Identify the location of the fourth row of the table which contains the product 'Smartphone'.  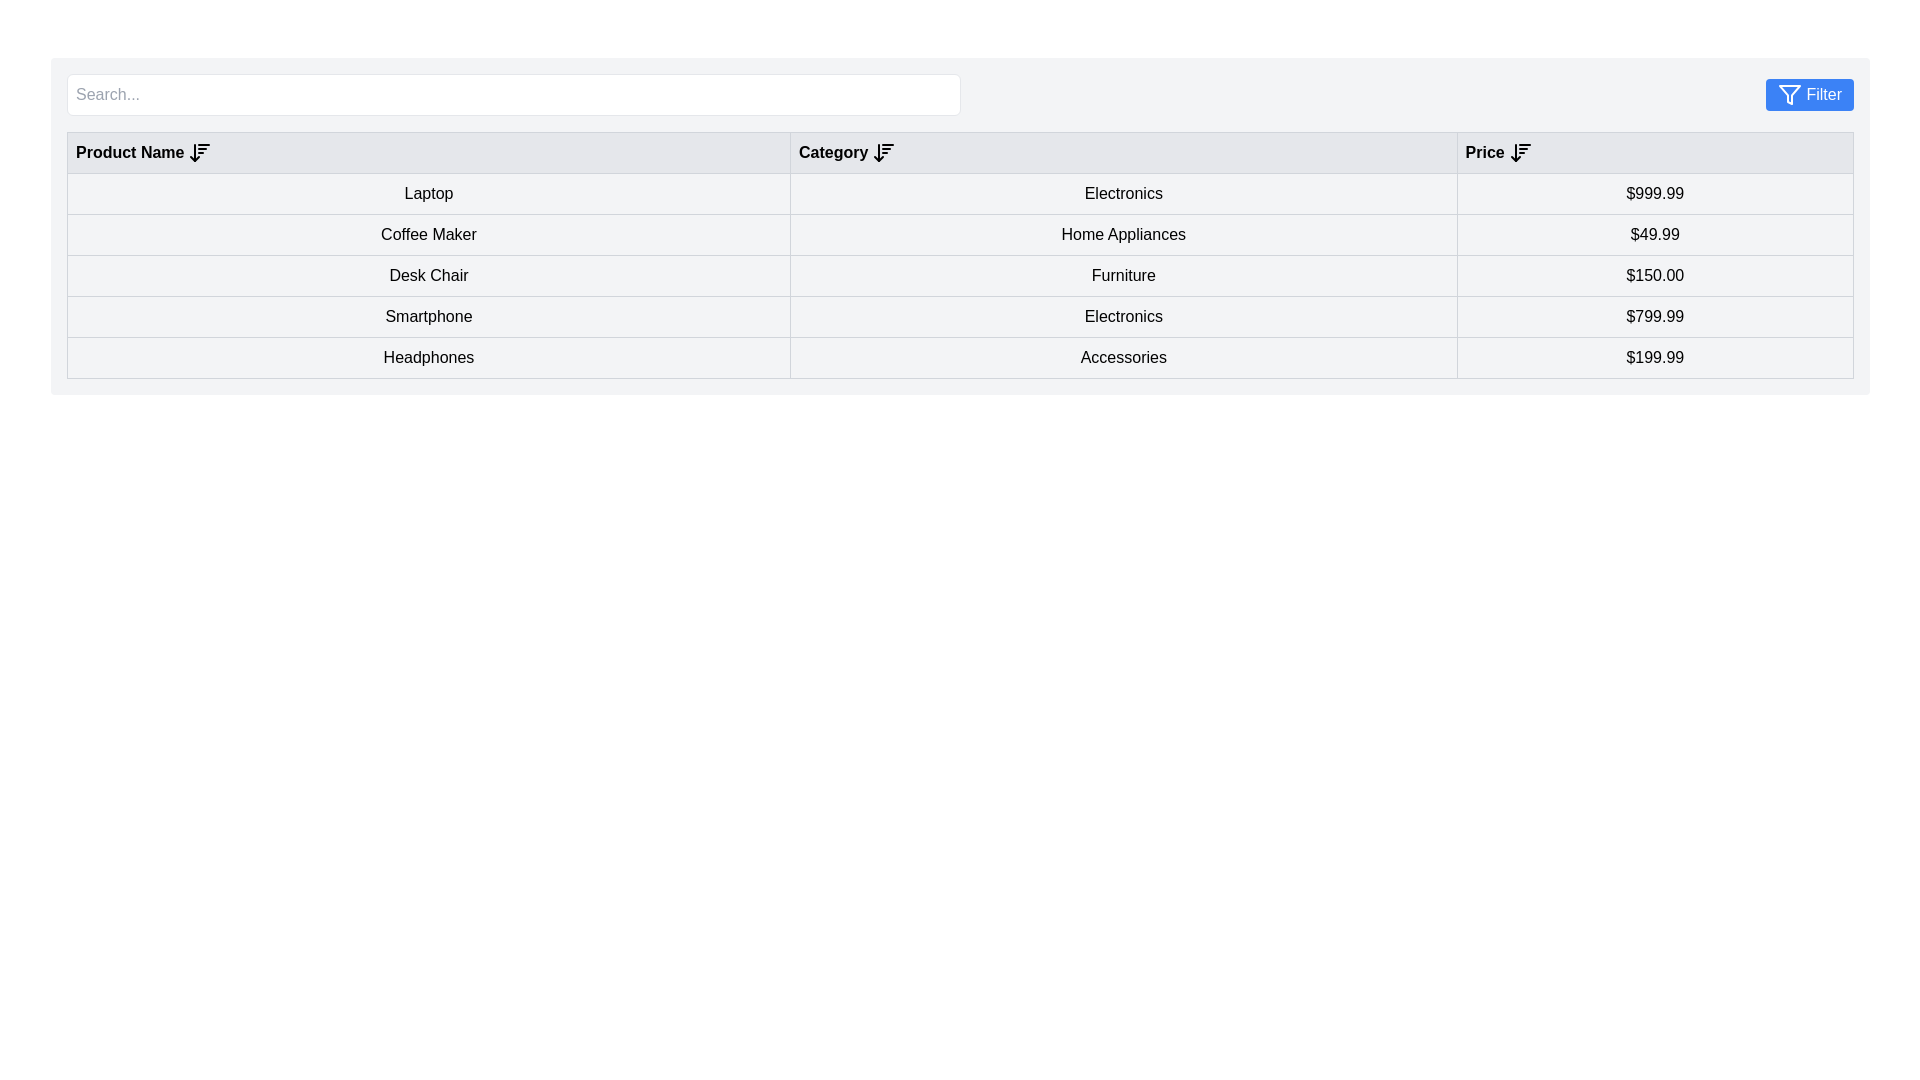
(960, 315).